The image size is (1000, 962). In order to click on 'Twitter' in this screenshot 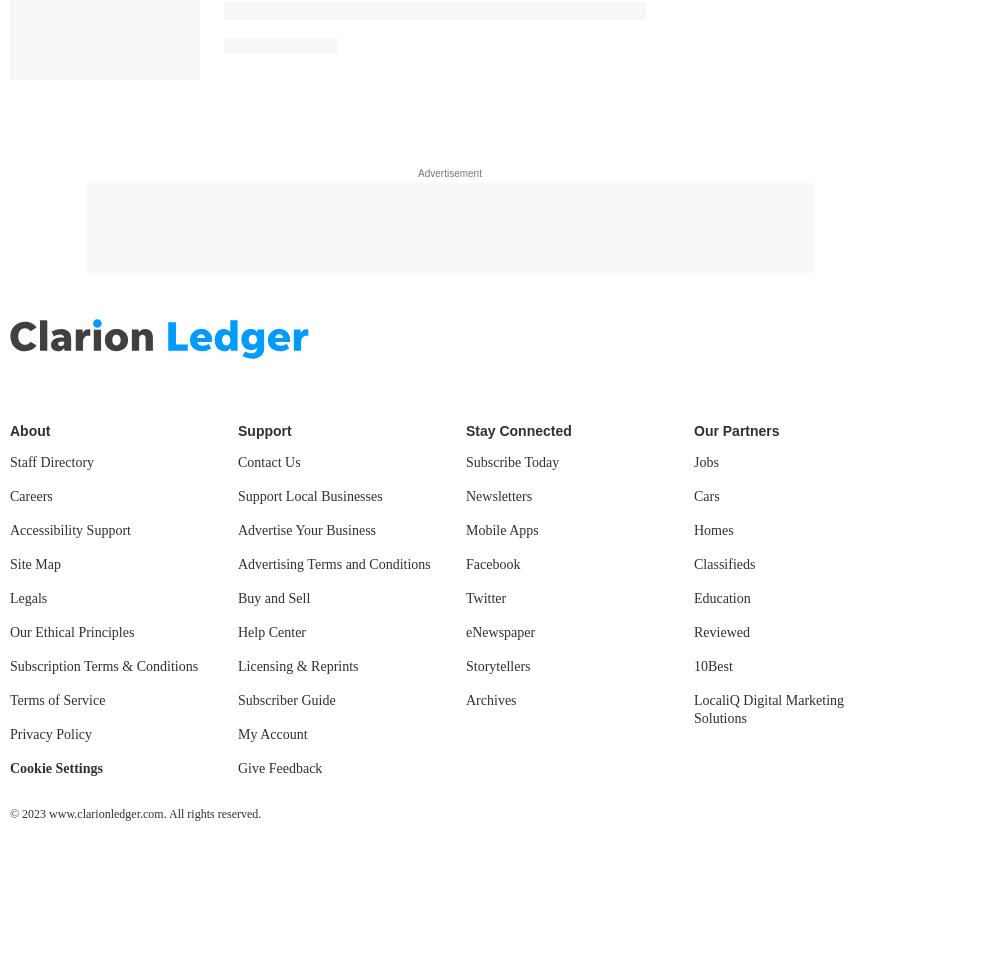, I will do `click(485, 596)`.